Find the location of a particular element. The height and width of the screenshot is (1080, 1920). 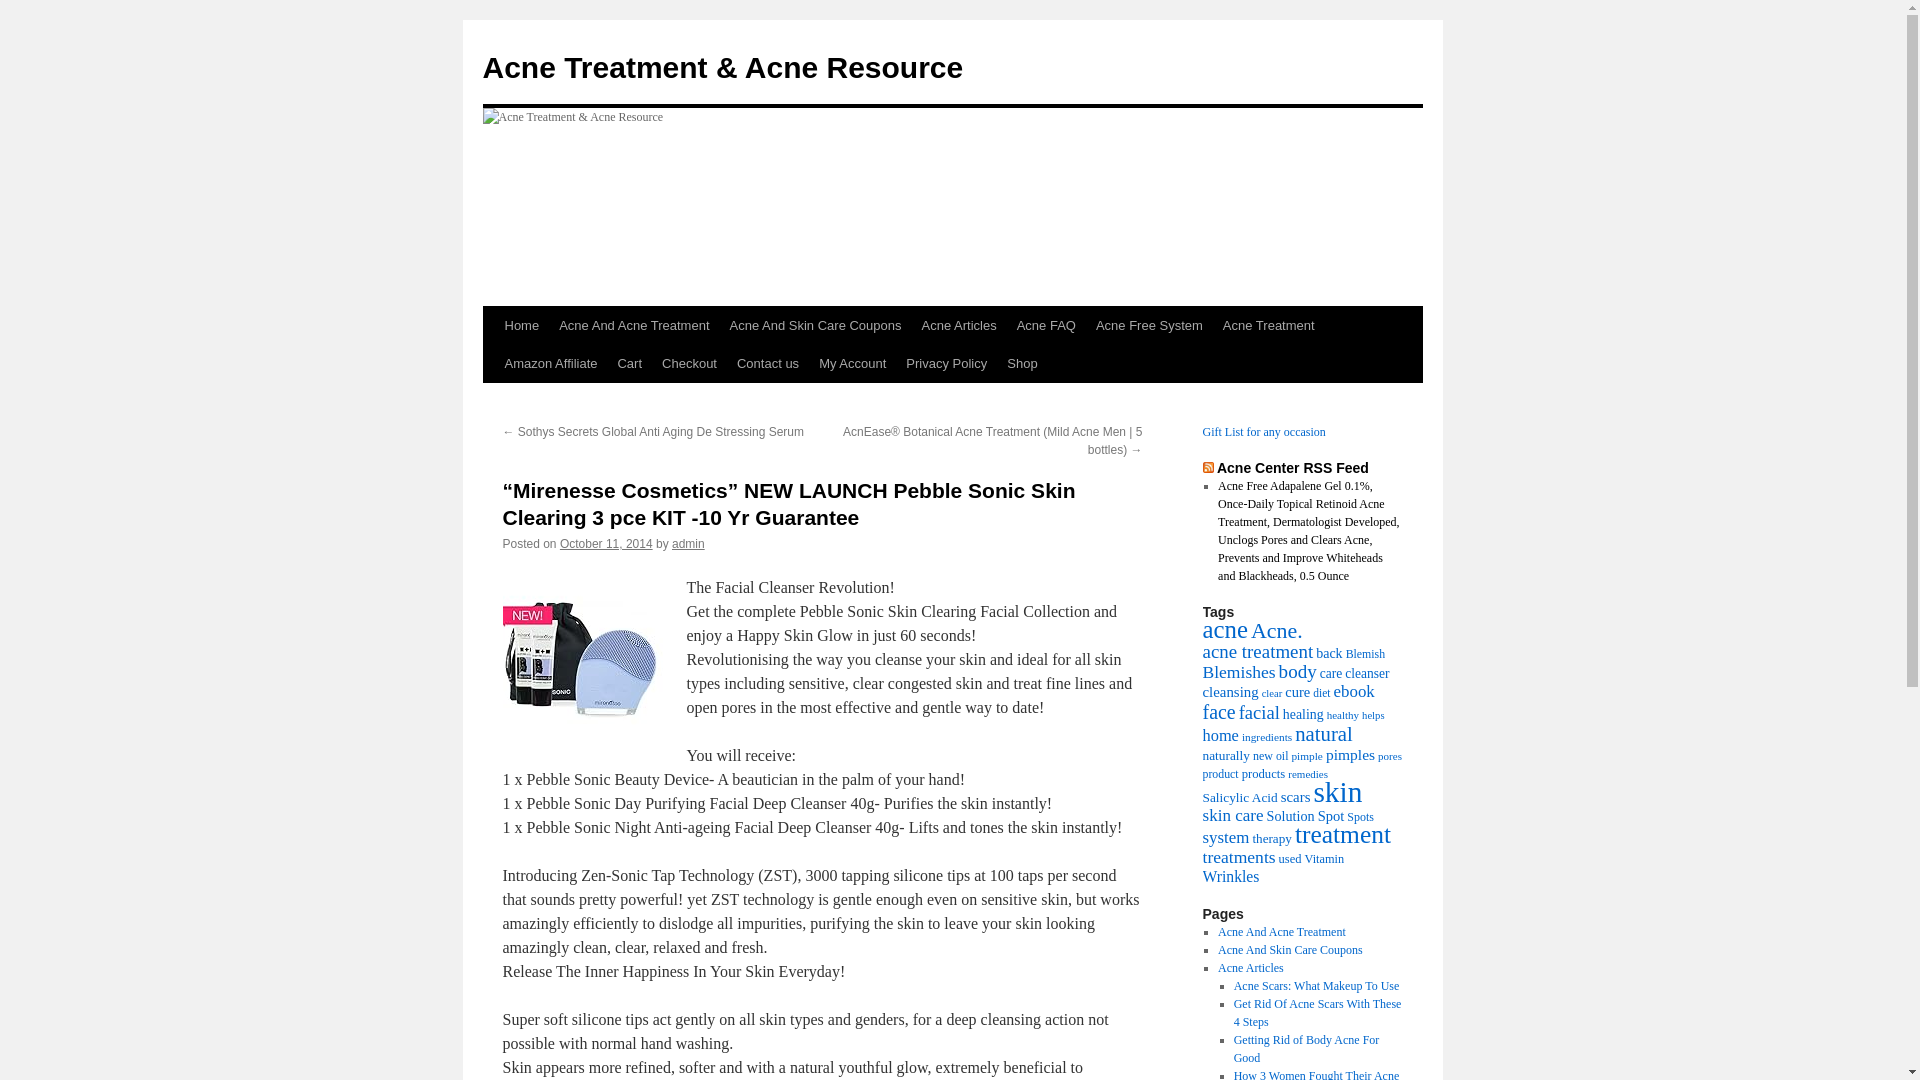

'Acne Treatment & Acne Resource' is located at coordinates (481, 66).